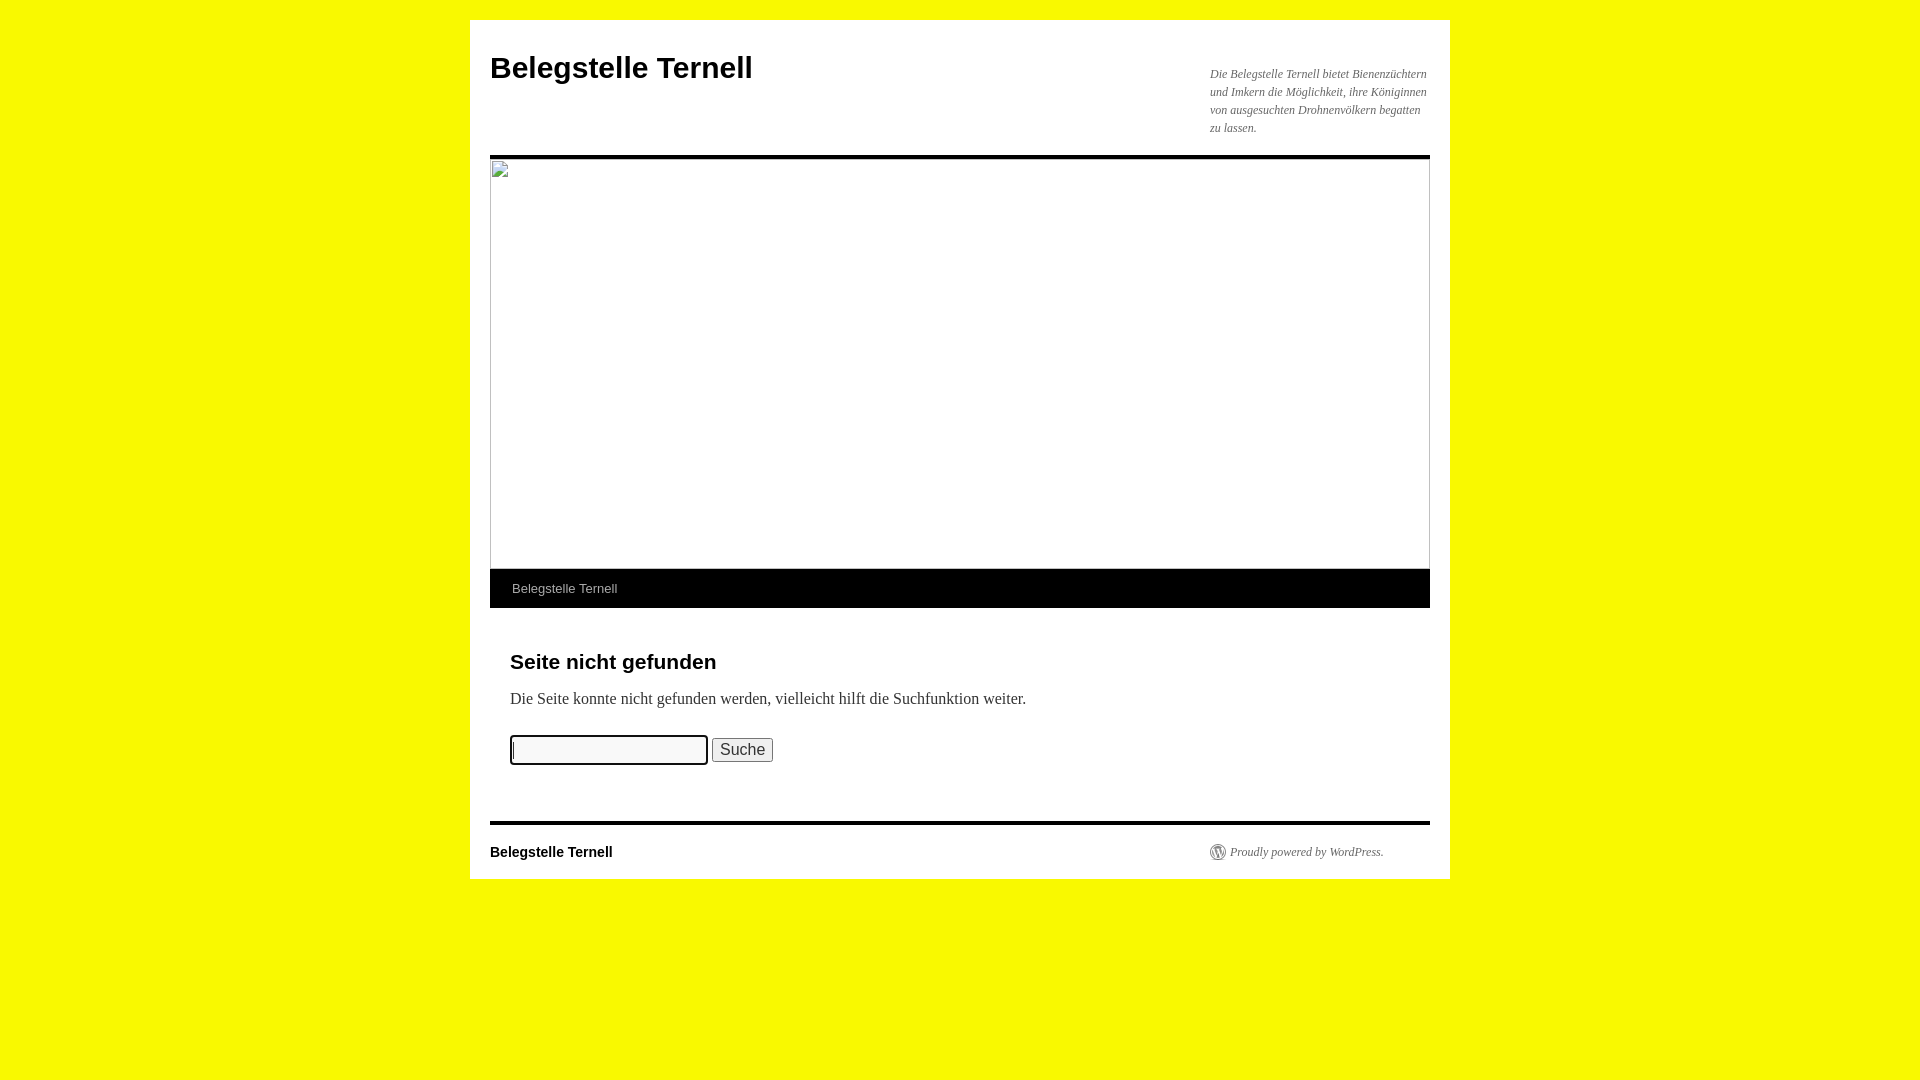 This screenshot has height=1080, width=1920. What do you see at coordinates (711, 749) in the screenshot?
I see `'Suche'` at bounding box center [711, 749].